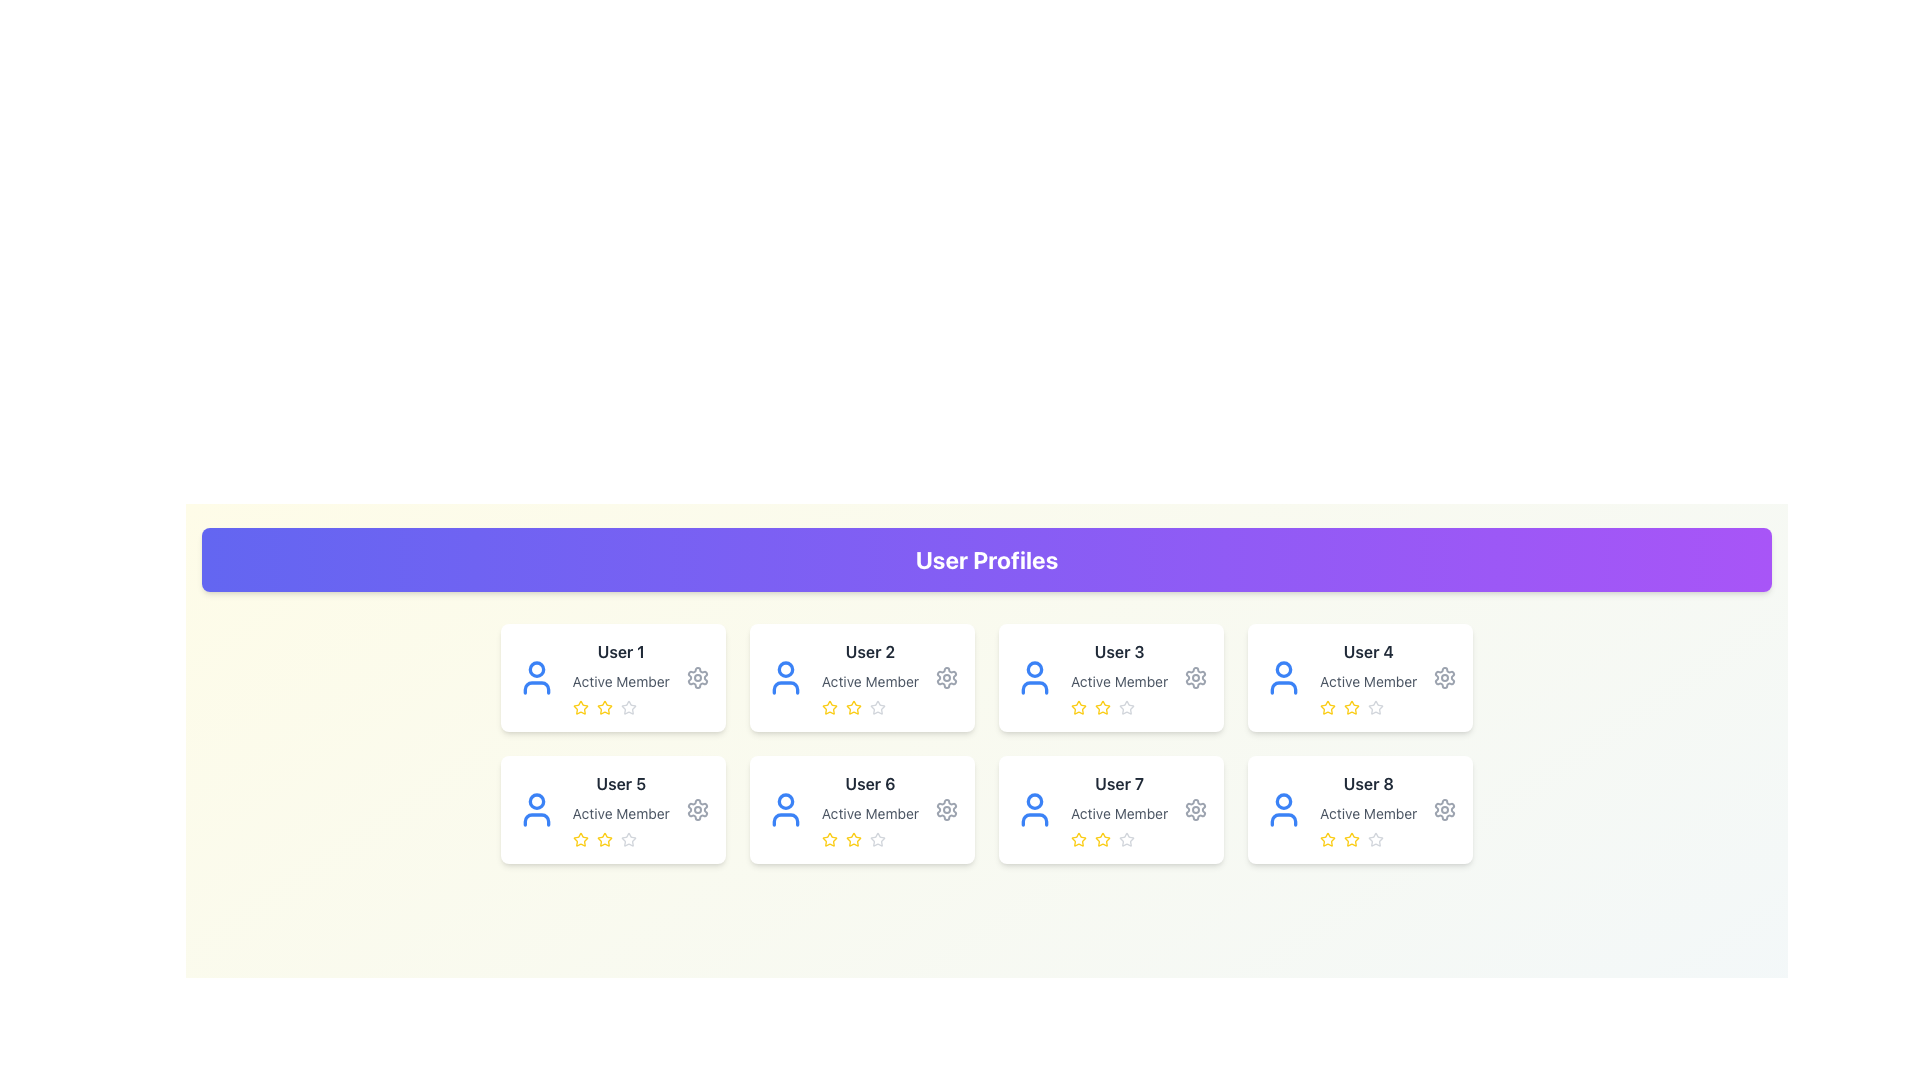 The height and width of the screenshot is (1080, 1920). Describe the element at coordinates (862, 677) in the screenshot. I see `the stars in the user profile card, which is the second card in the grid layout, to change the rating` at that location.